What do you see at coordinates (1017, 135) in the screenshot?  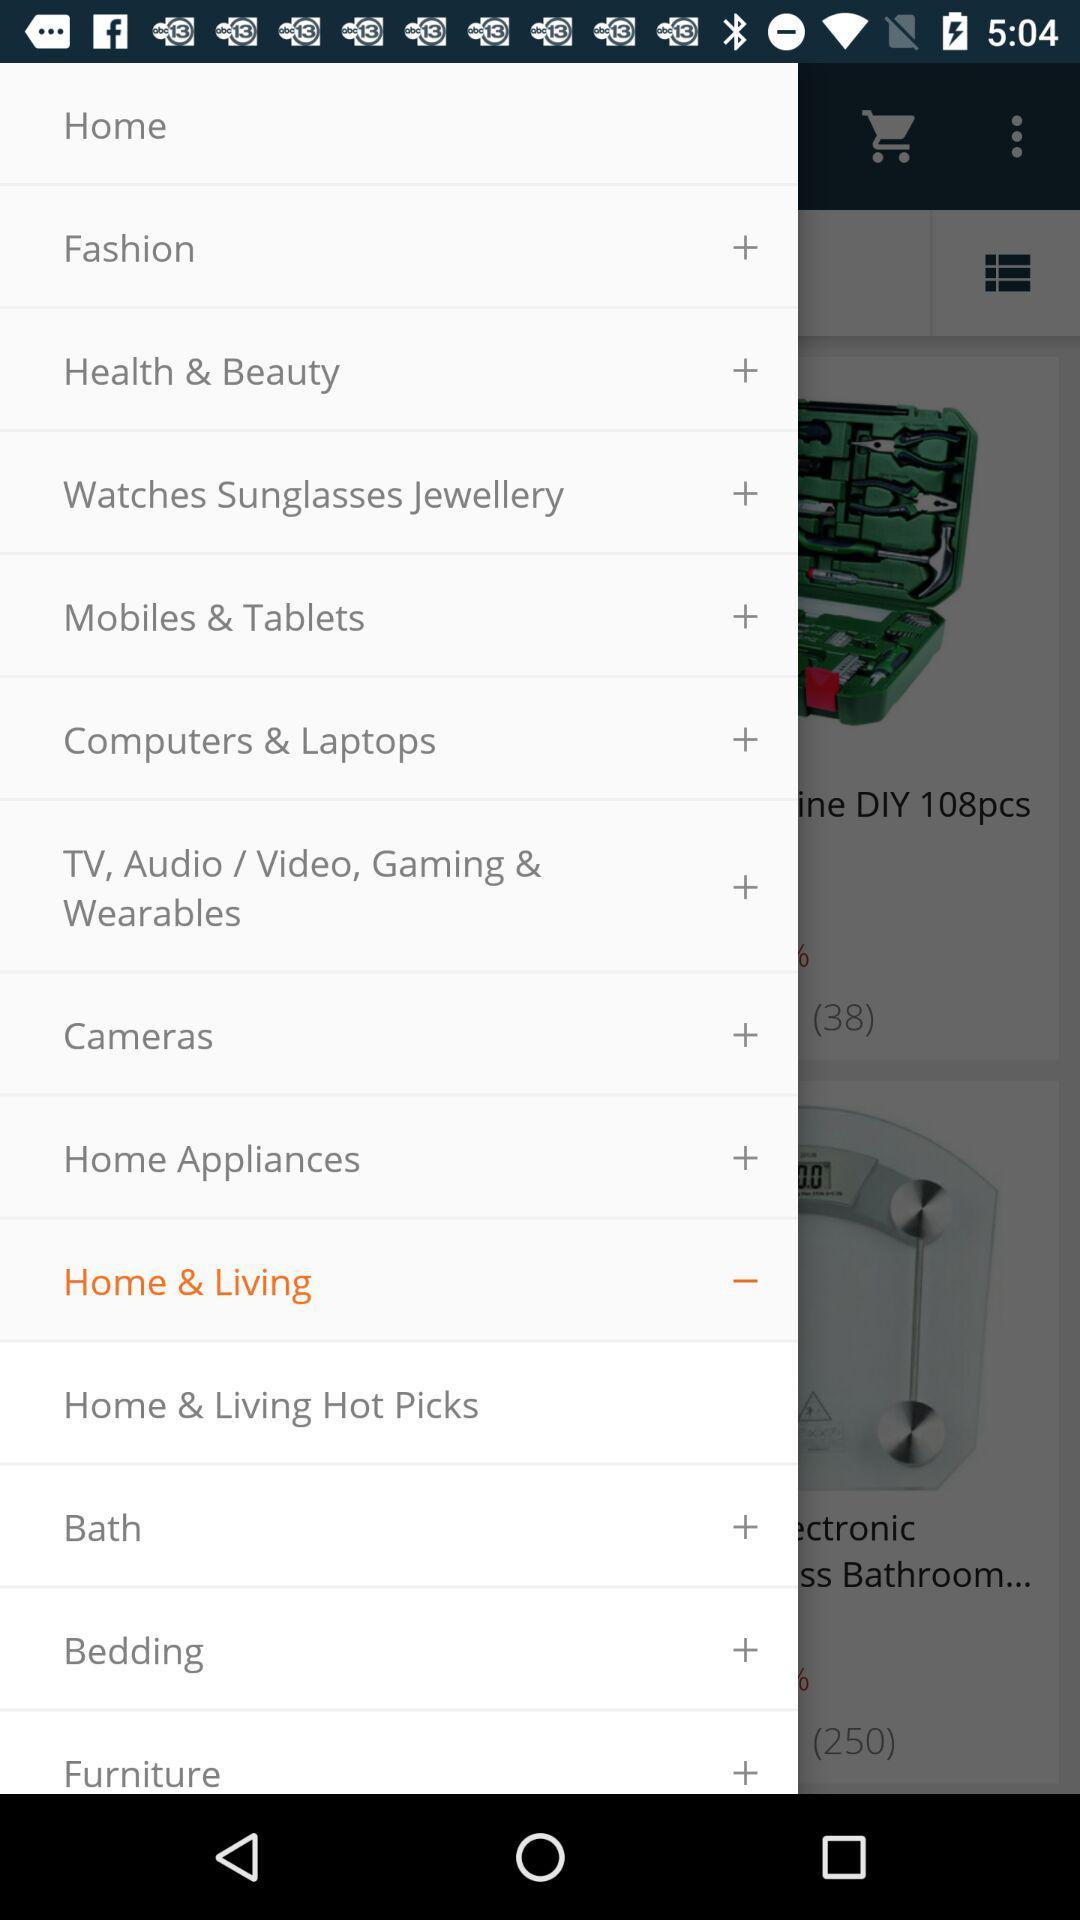 I see `options` at bounding box center [1017, 135].